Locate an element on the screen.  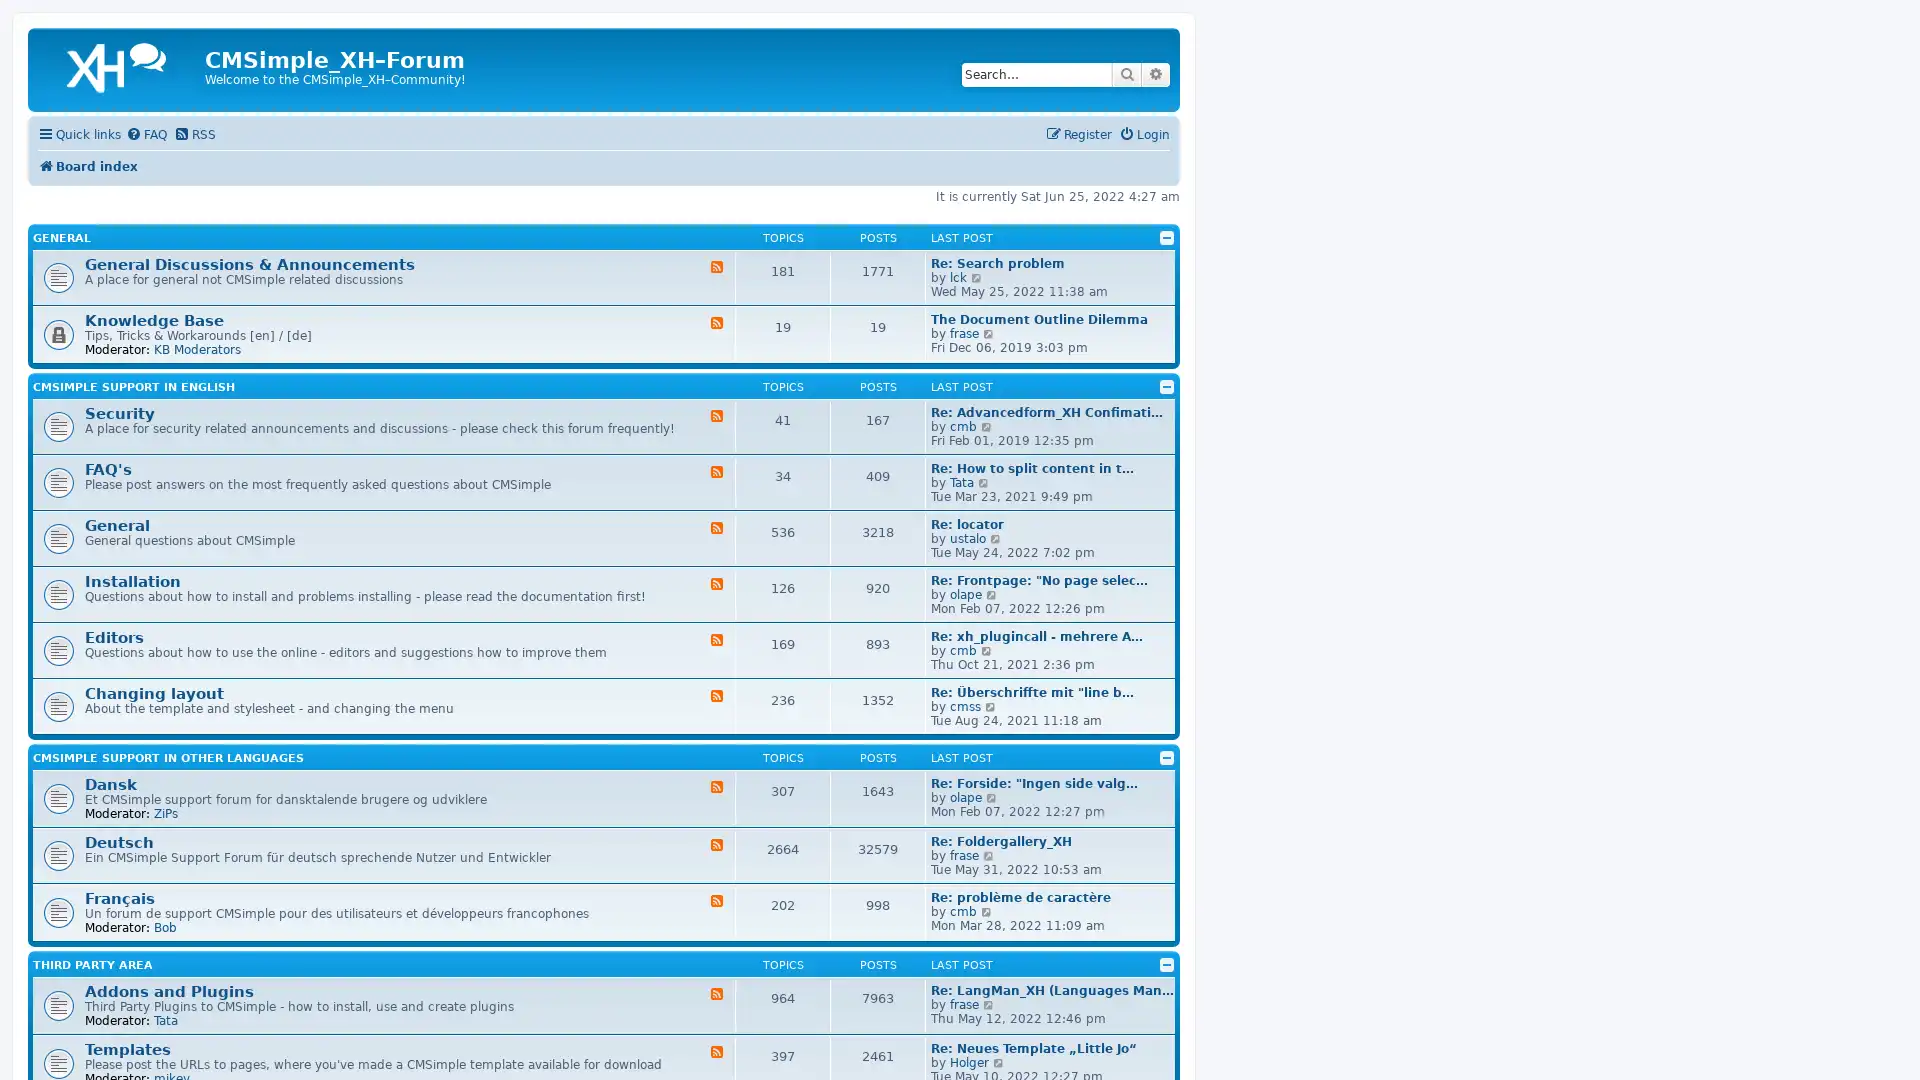
Search is located at coordinates (1127, 73).